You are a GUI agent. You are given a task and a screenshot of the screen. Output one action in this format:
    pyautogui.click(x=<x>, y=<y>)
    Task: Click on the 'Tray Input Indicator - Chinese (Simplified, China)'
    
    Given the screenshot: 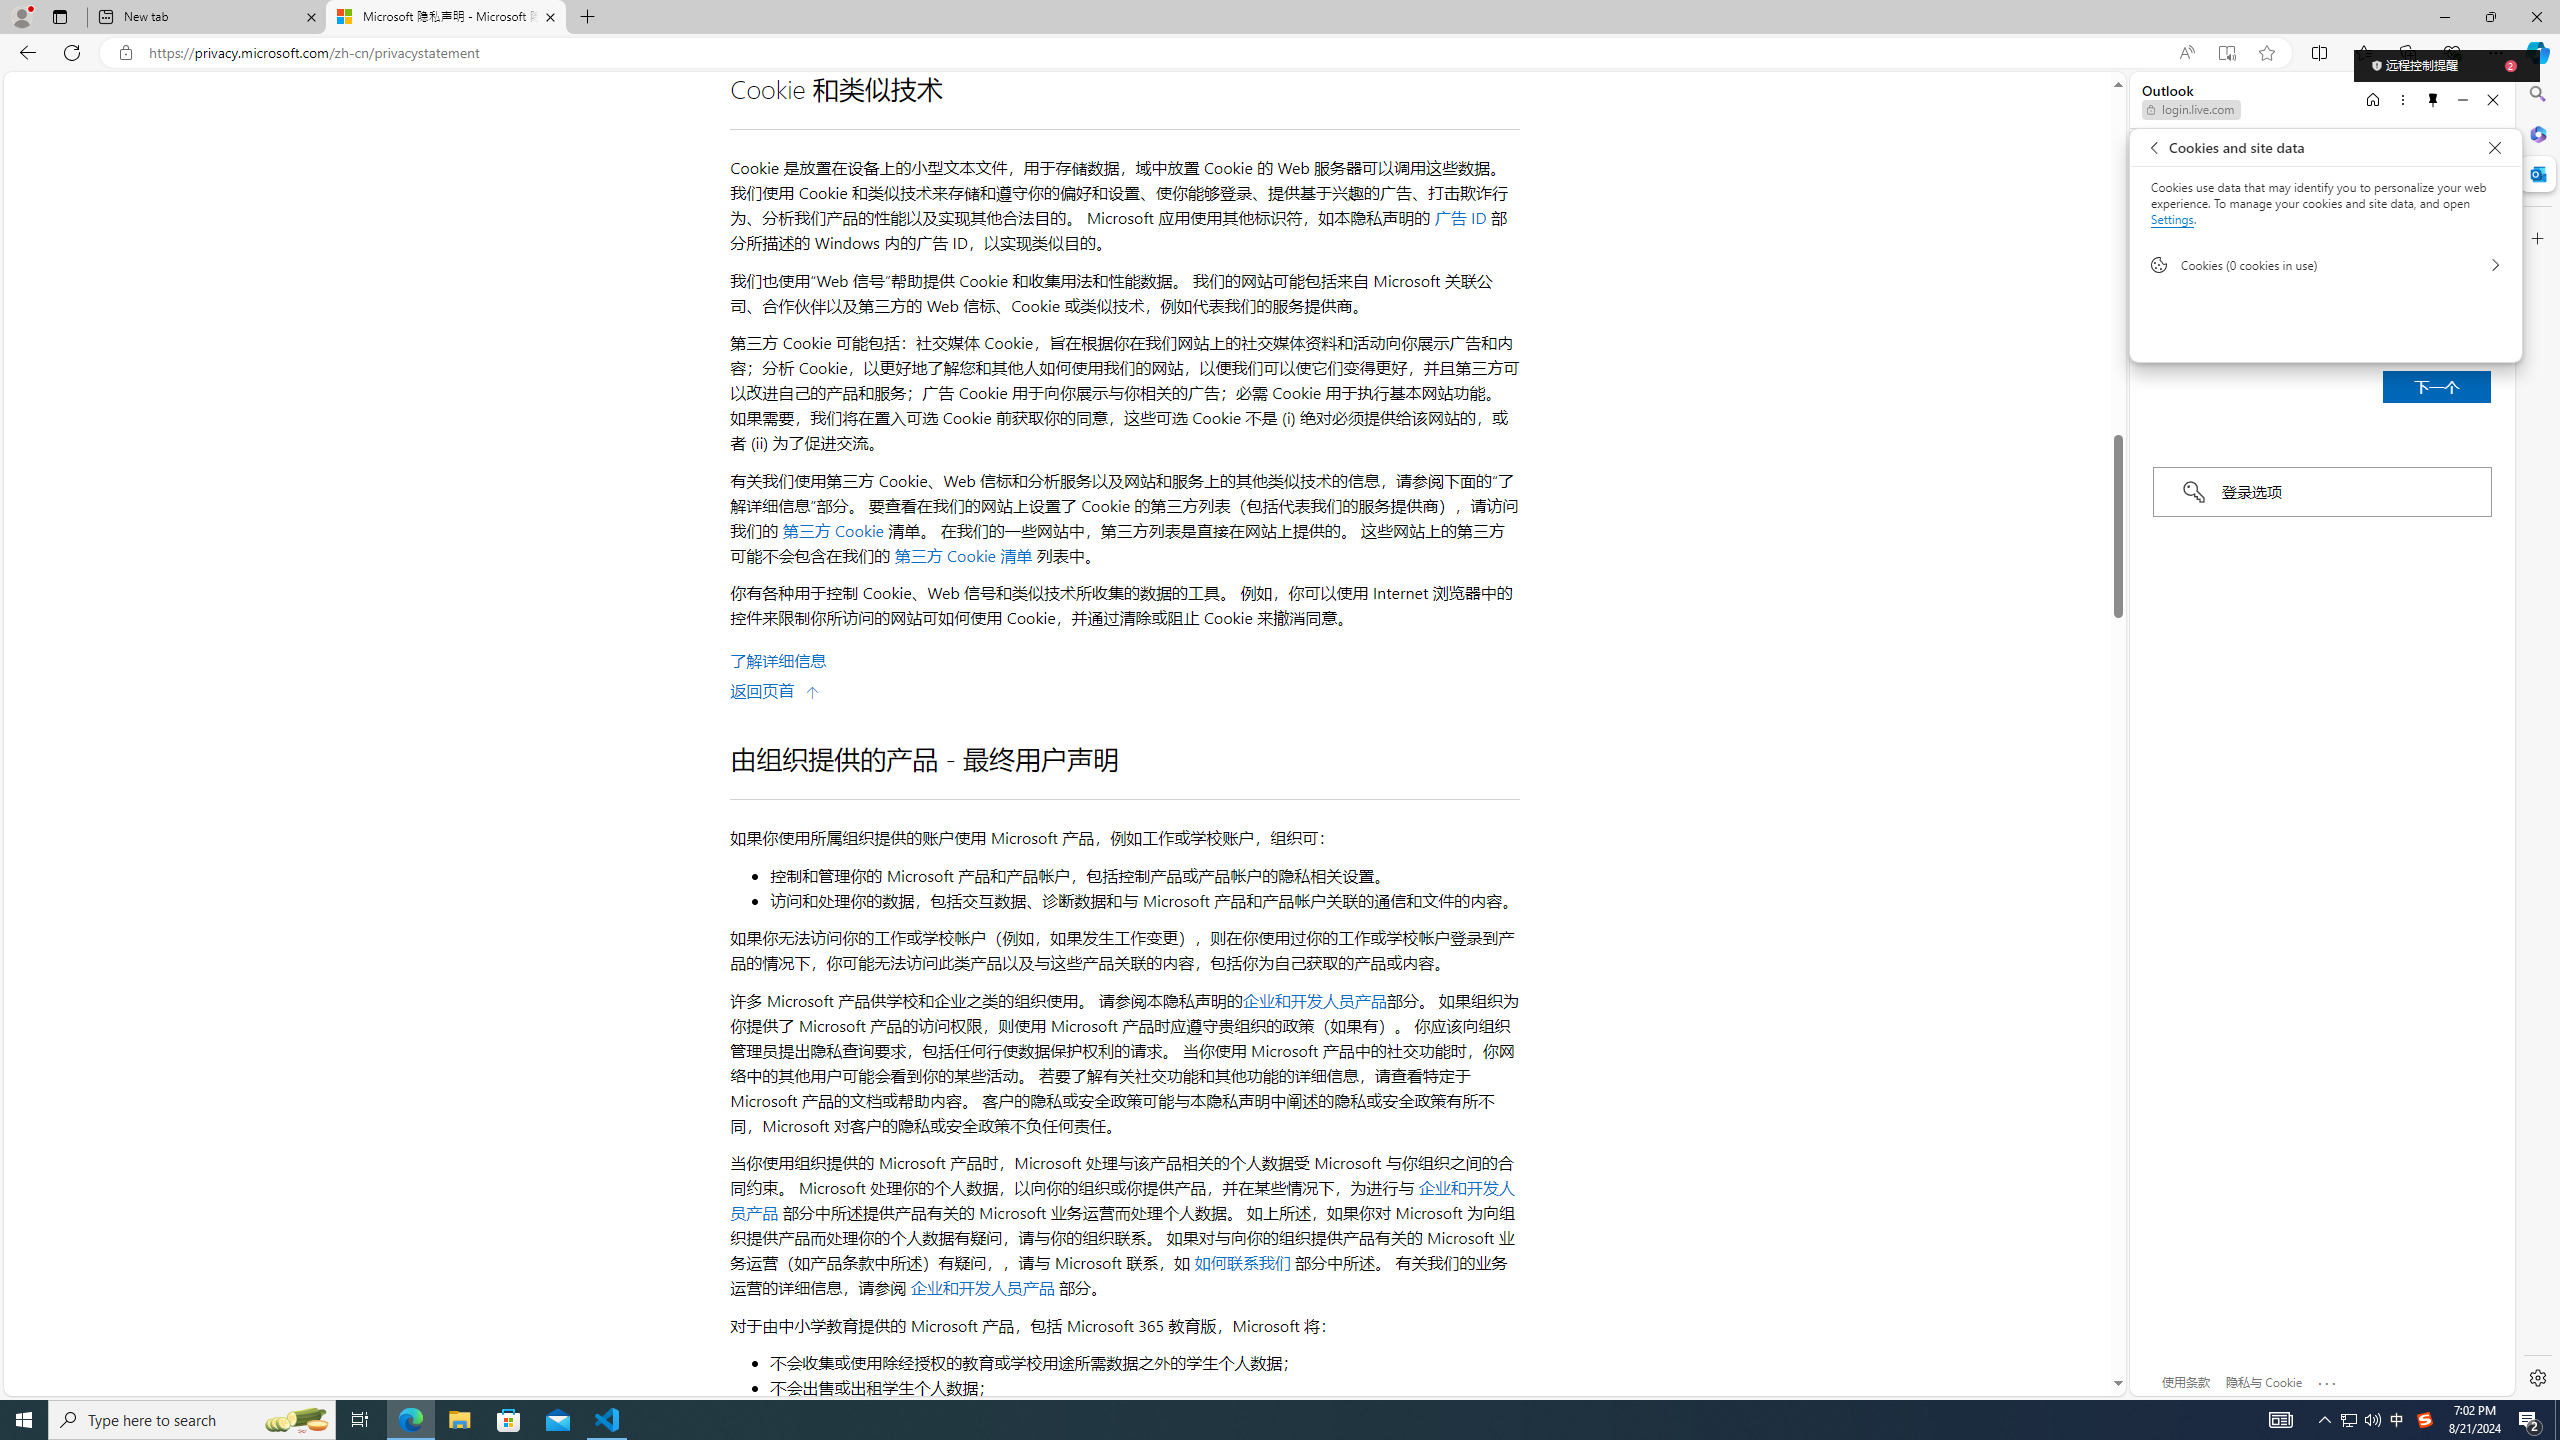 What is the action you would take?
    pyautogui.click(x=2424, y=1418)
    